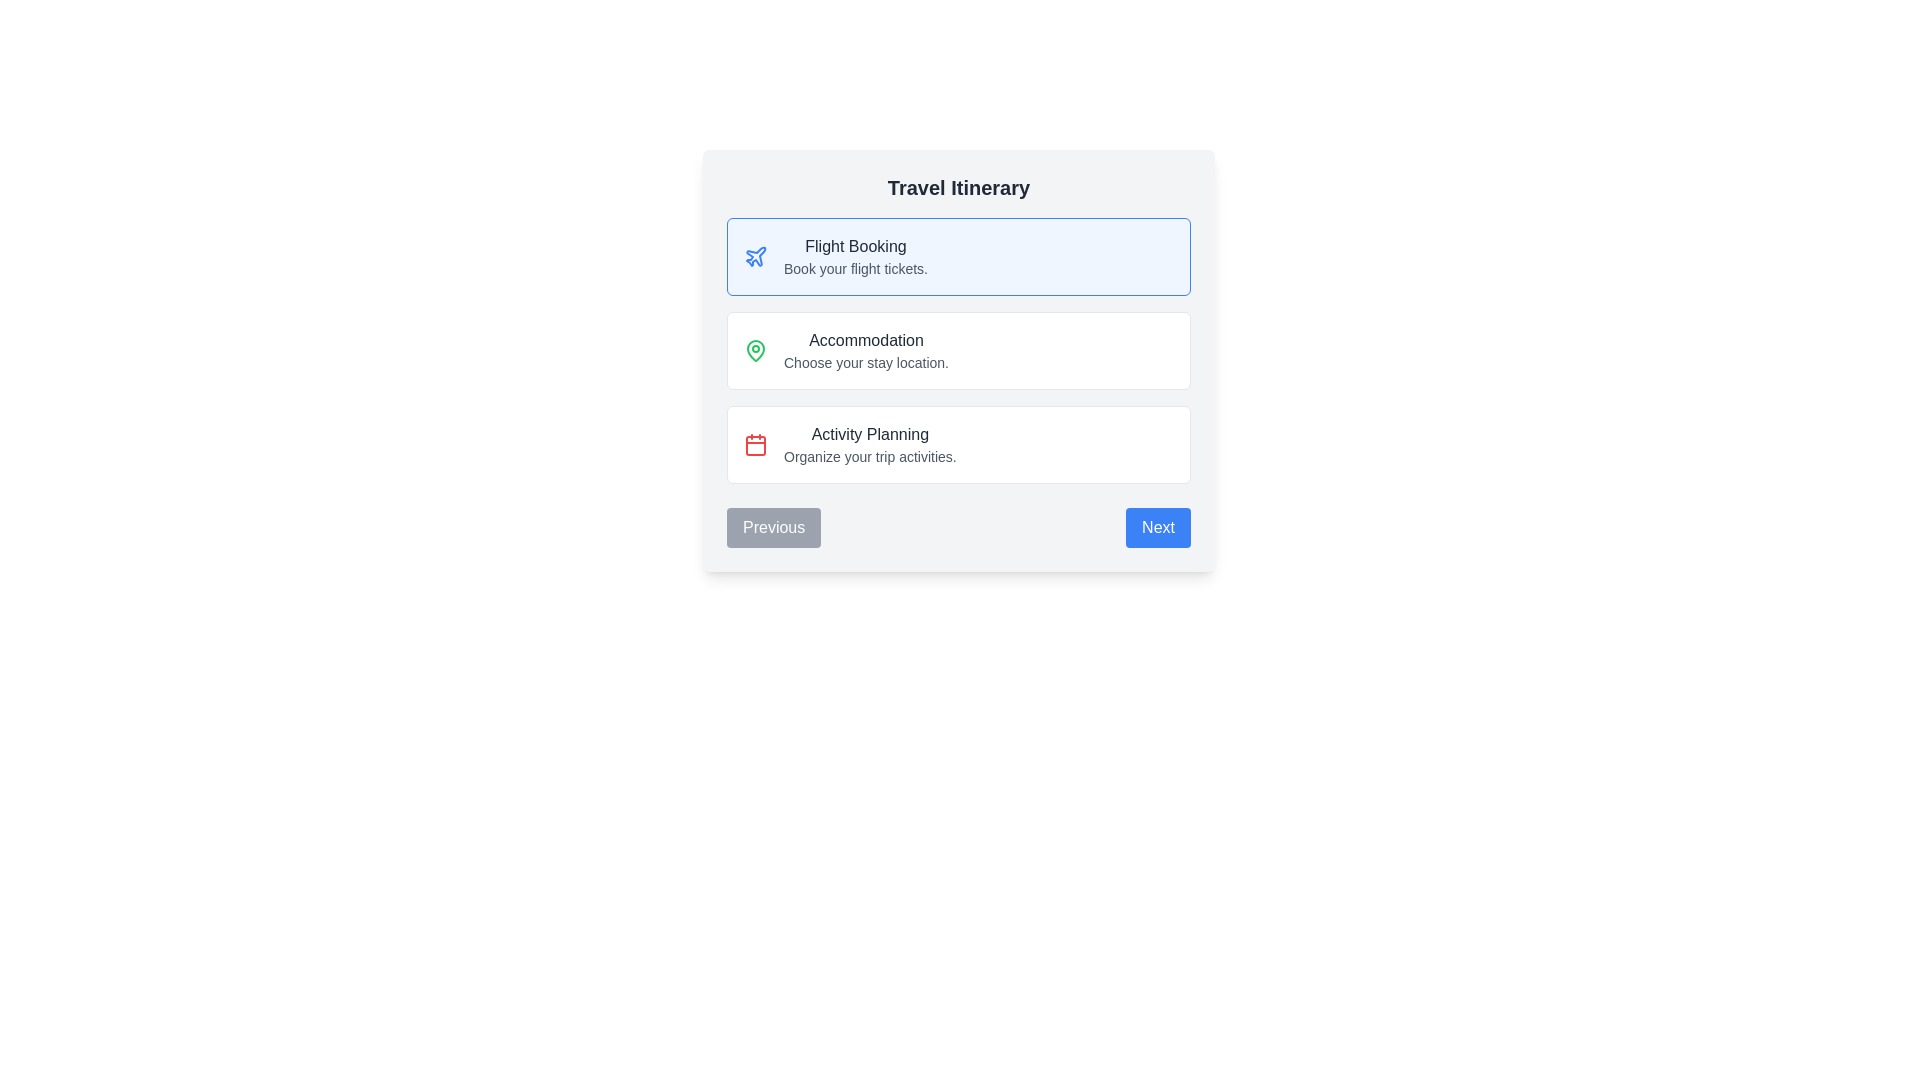  I want to click on the heading element that introduces and labels the planning activities section in the travel itinerary interface, located at the top of the section with a calendar icon, so click(870, 434).